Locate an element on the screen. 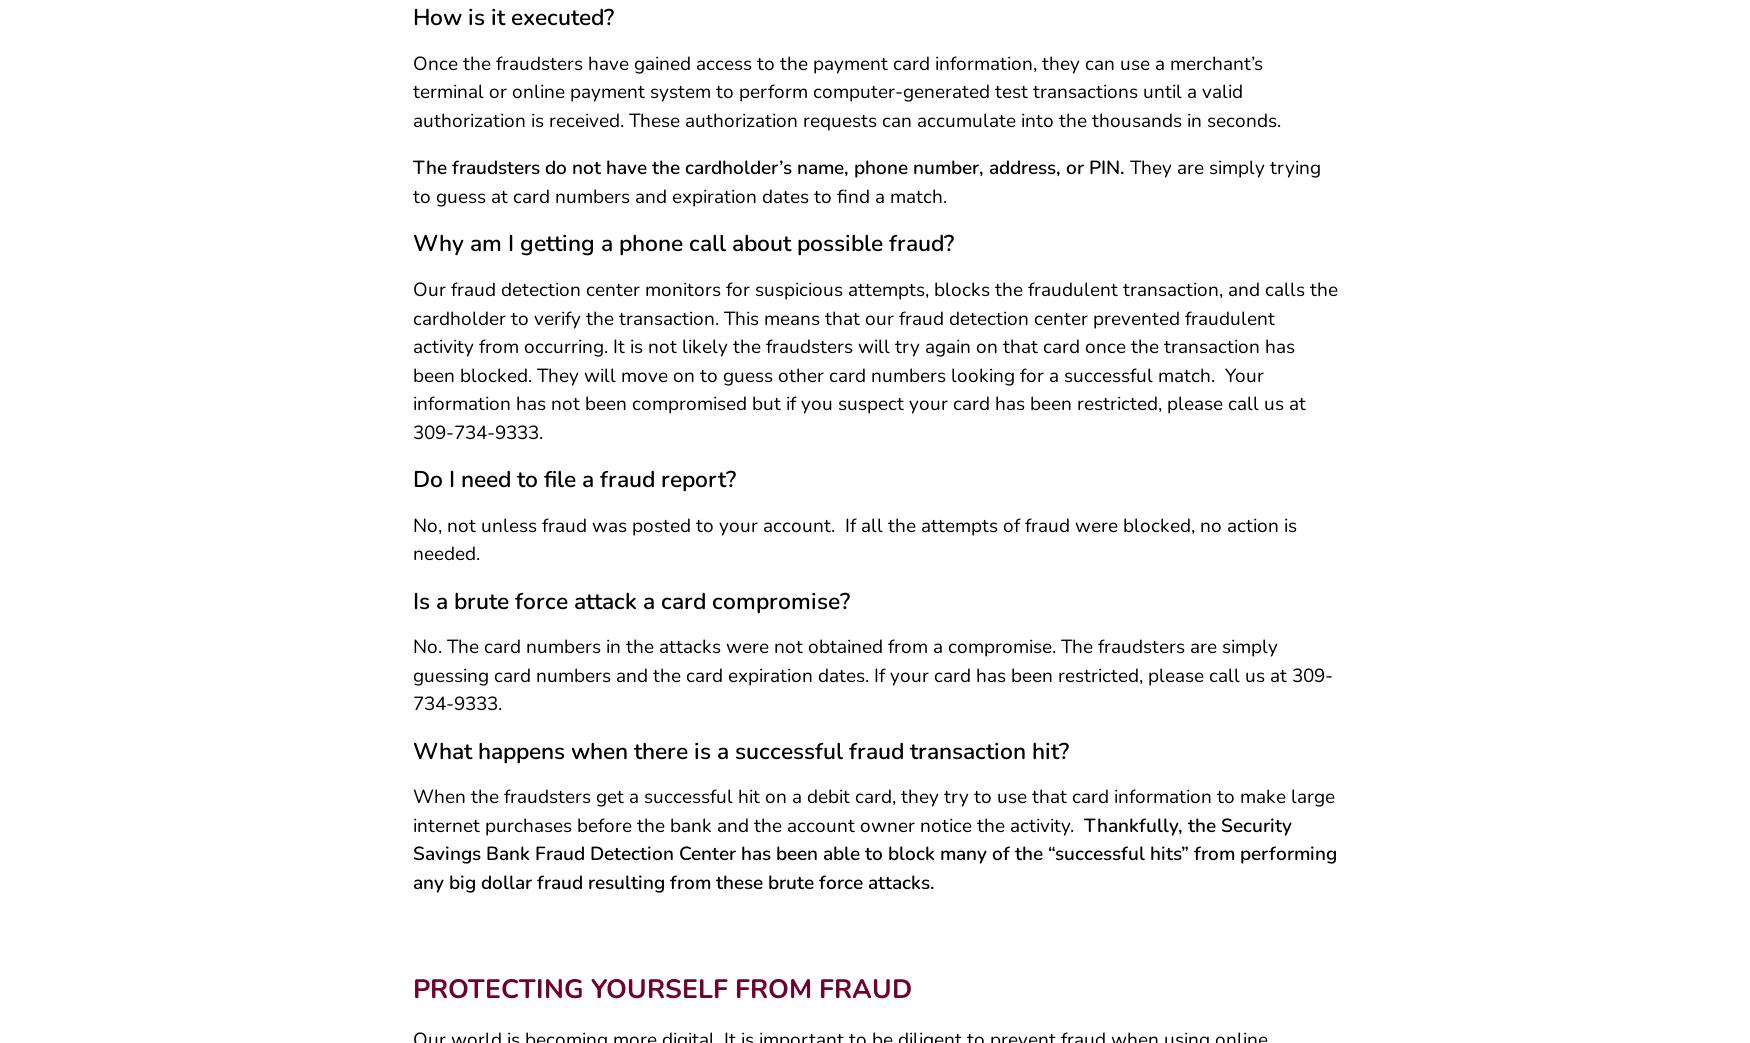 Image resolution: width=1750 pixels, height=1043 pixels. 'When the fraudsters get a successful hit on a debit card, they try to use that card information to make large internet purchases before the bank and the account owner notice the activity.' is located at coordinates (873, 817).